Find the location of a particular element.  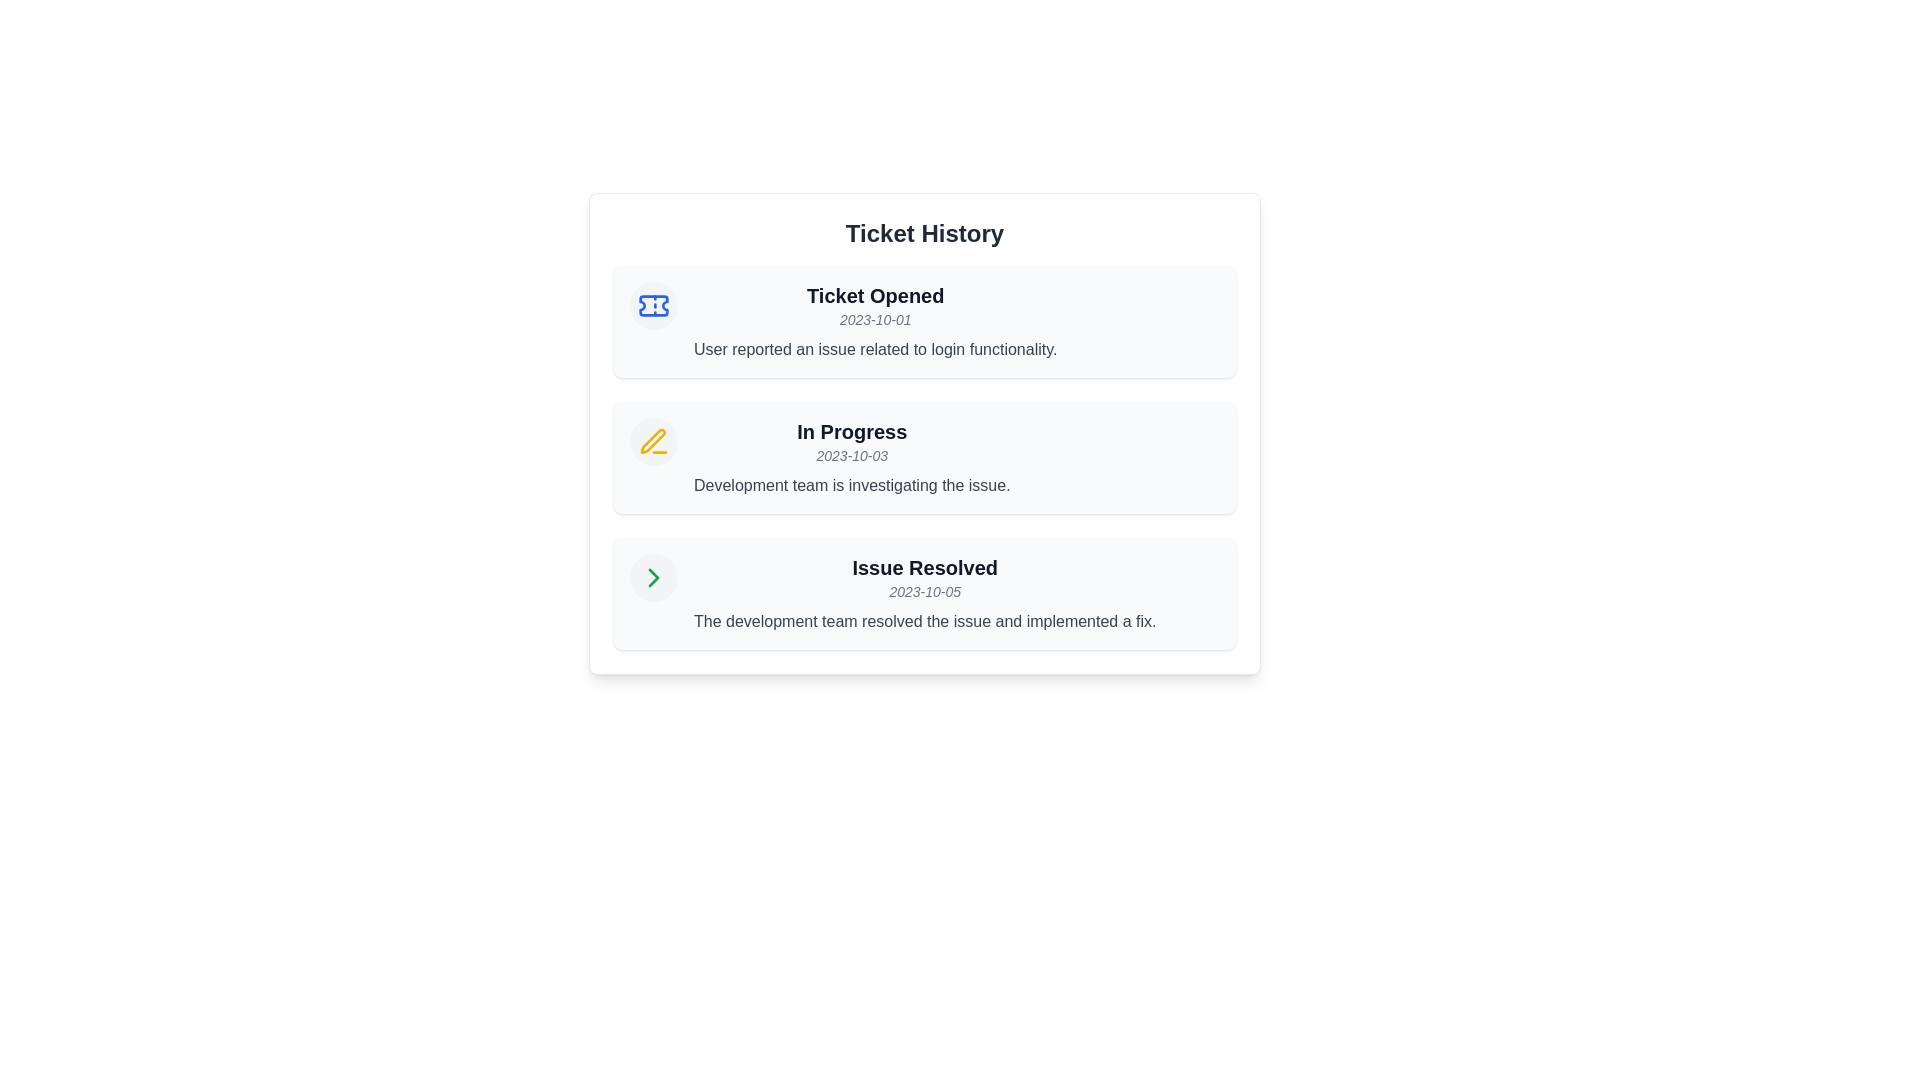

the ticket-shaped icon with a blue stroke located to the left of the 'Ticket Opened' text in the Ticket History interface is located at coordinates (653, 305).